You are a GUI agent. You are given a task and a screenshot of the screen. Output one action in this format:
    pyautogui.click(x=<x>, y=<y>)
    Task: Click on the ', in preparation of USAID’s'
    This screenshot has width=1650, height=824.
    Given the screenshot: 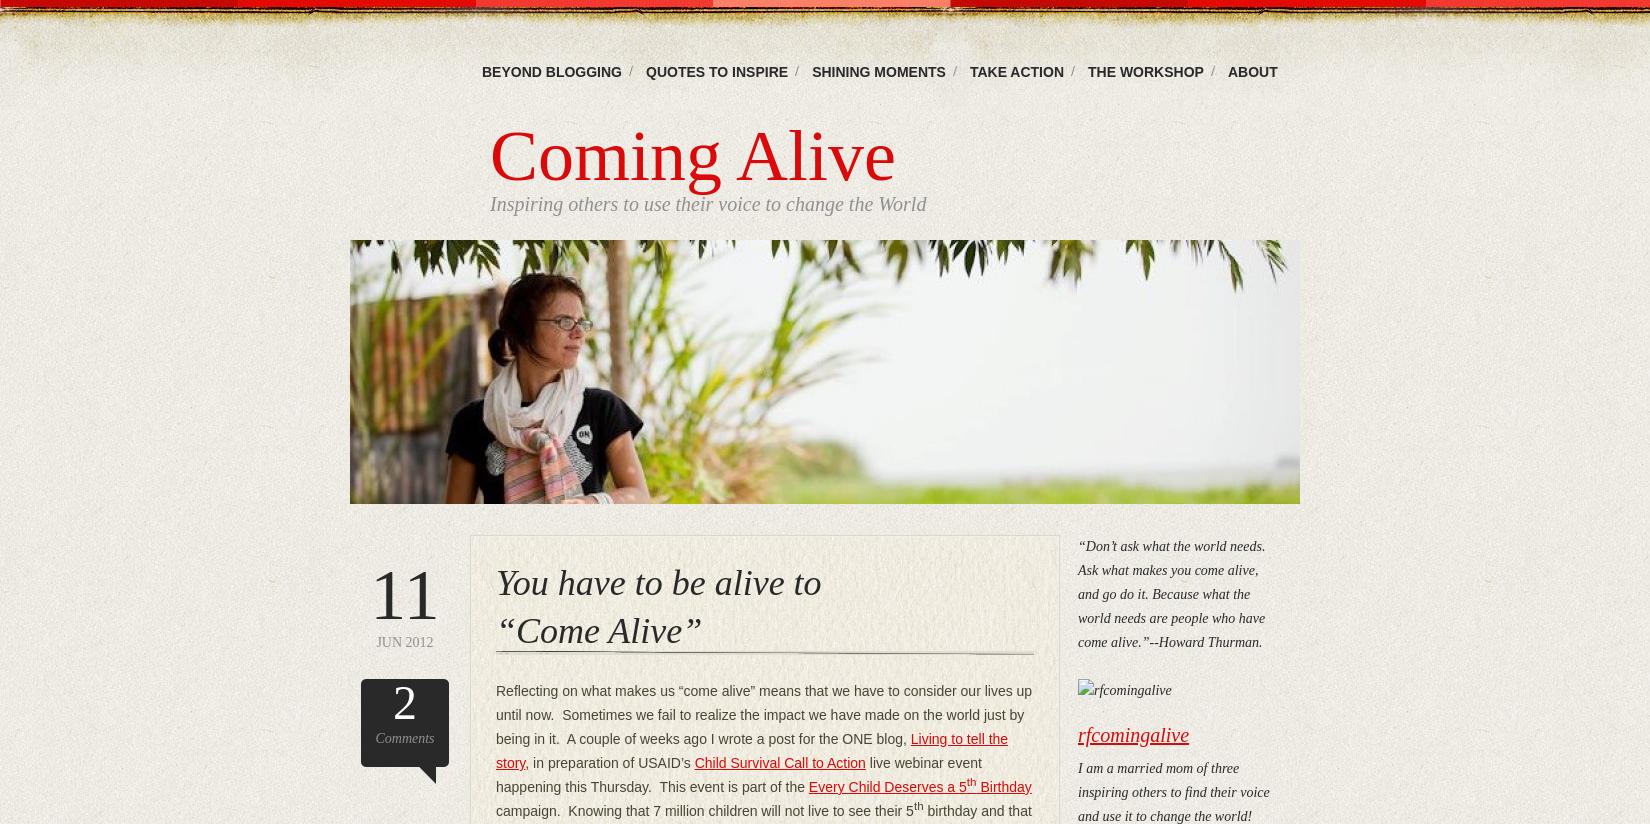 What is the action you would take?
    pyautogui.click(x=608, y=762)
    